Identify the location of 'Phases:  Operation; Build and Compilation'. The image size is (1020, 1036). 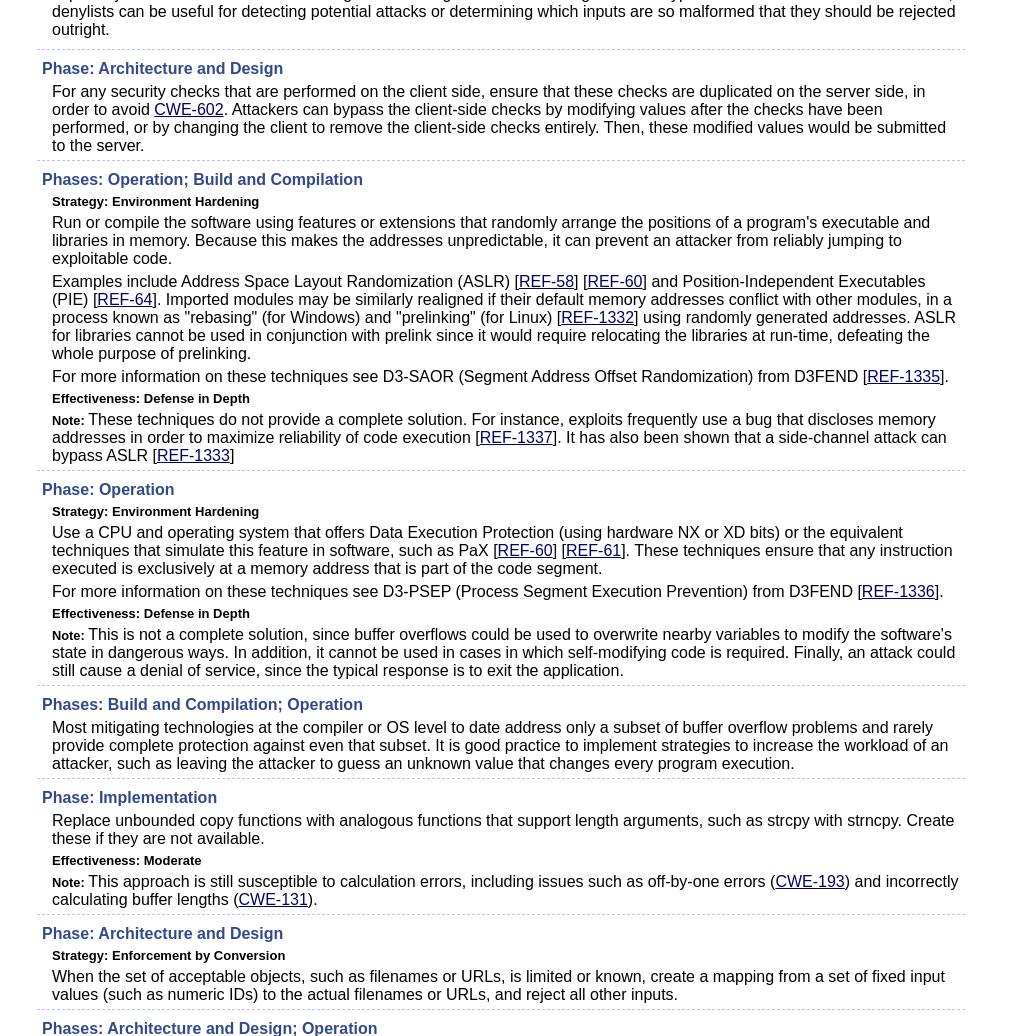
(200, 179).